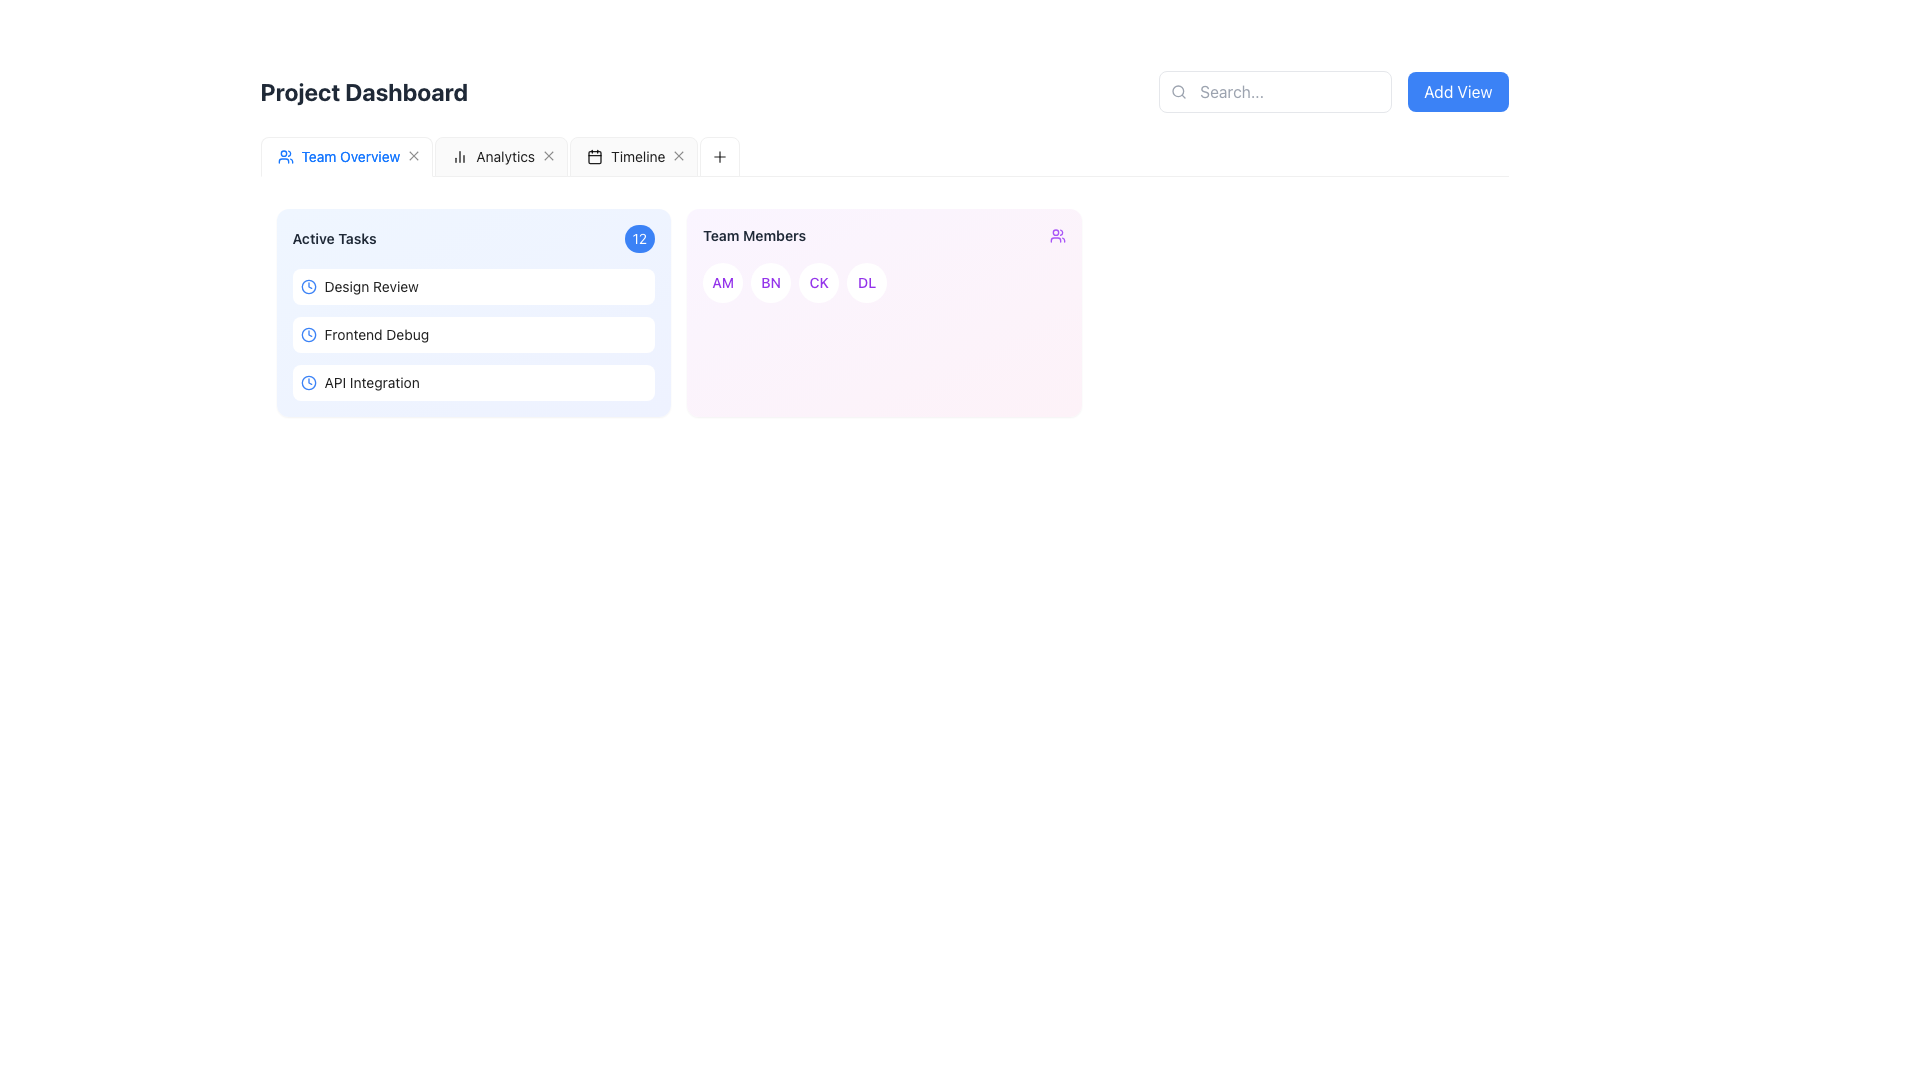  I want to click on the small circular button with an 'X' icon located to the right of the 'Timeline' tab label, so click(679, 156).